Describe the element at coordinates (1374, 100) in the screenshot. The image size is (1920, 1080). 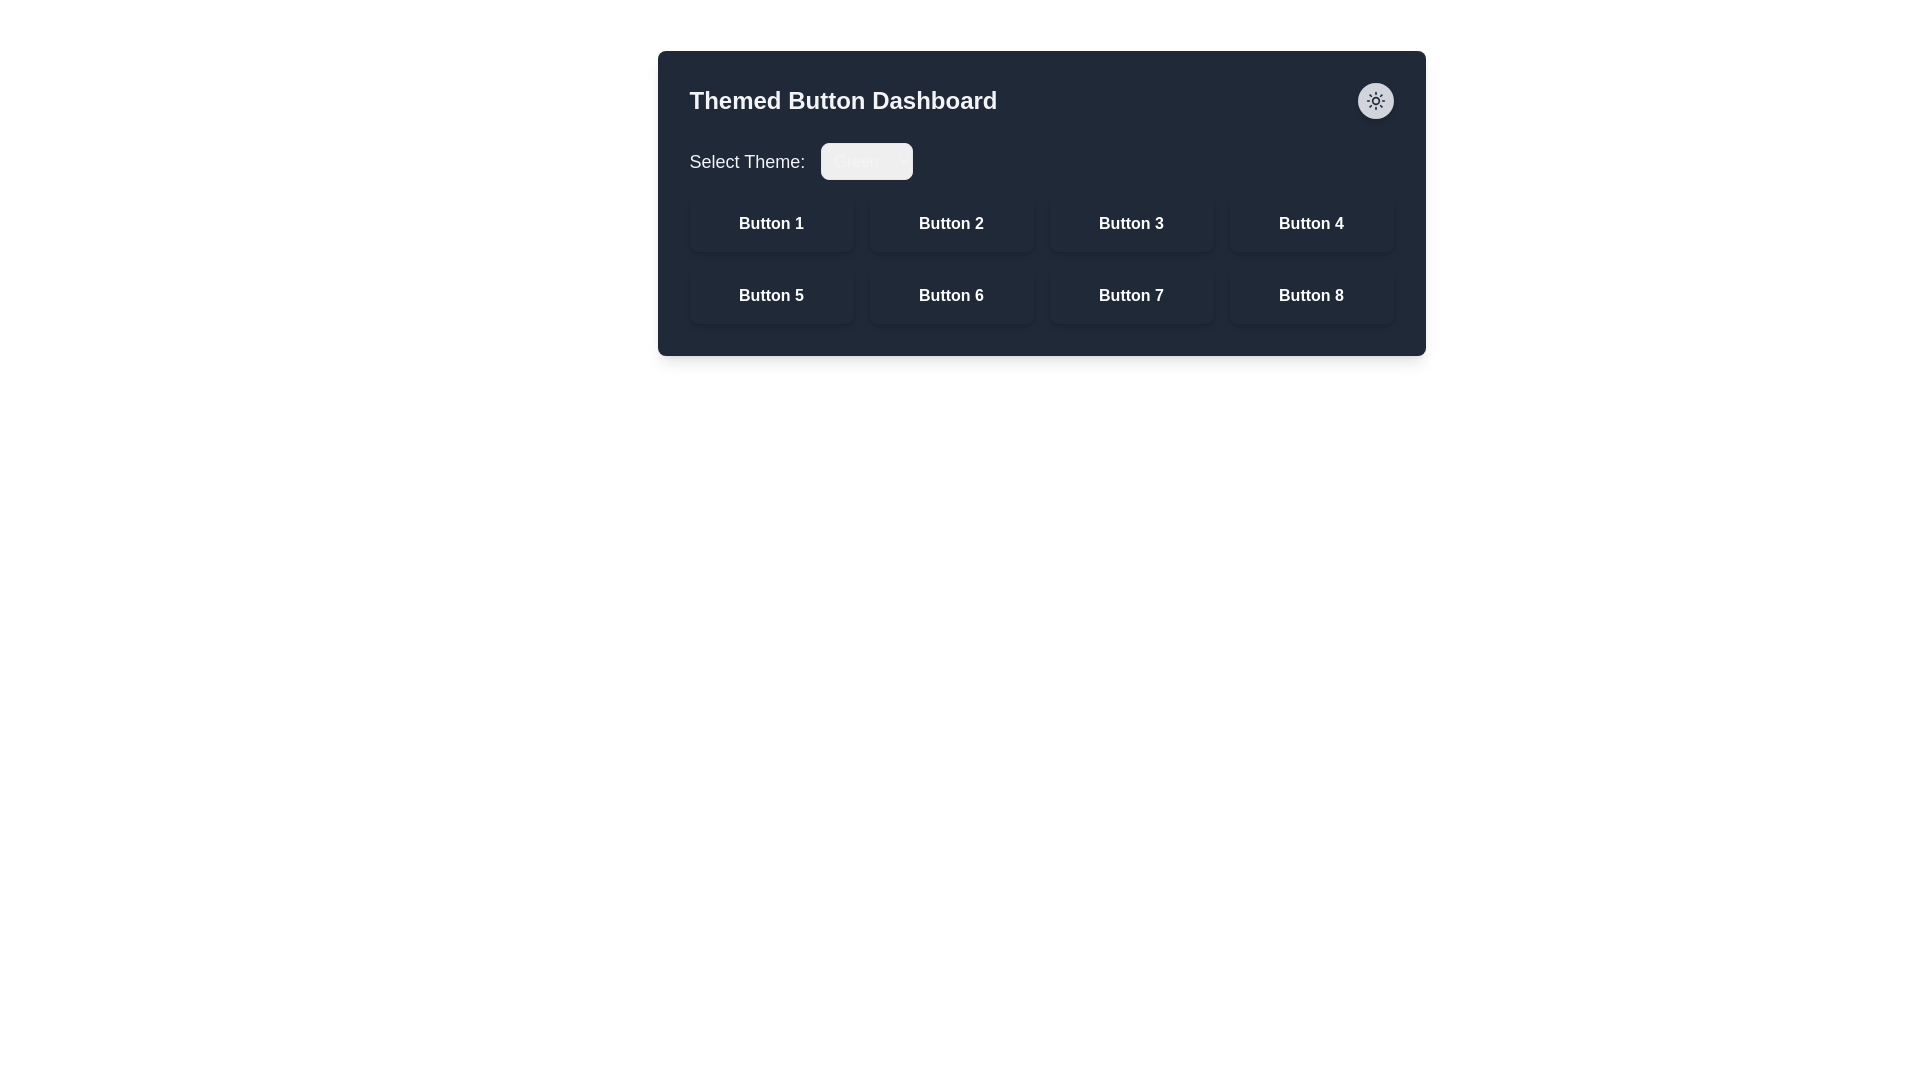
I see `the solar icon embedded within the circular button located at the top-right corner of the dark dashboard` at that location.